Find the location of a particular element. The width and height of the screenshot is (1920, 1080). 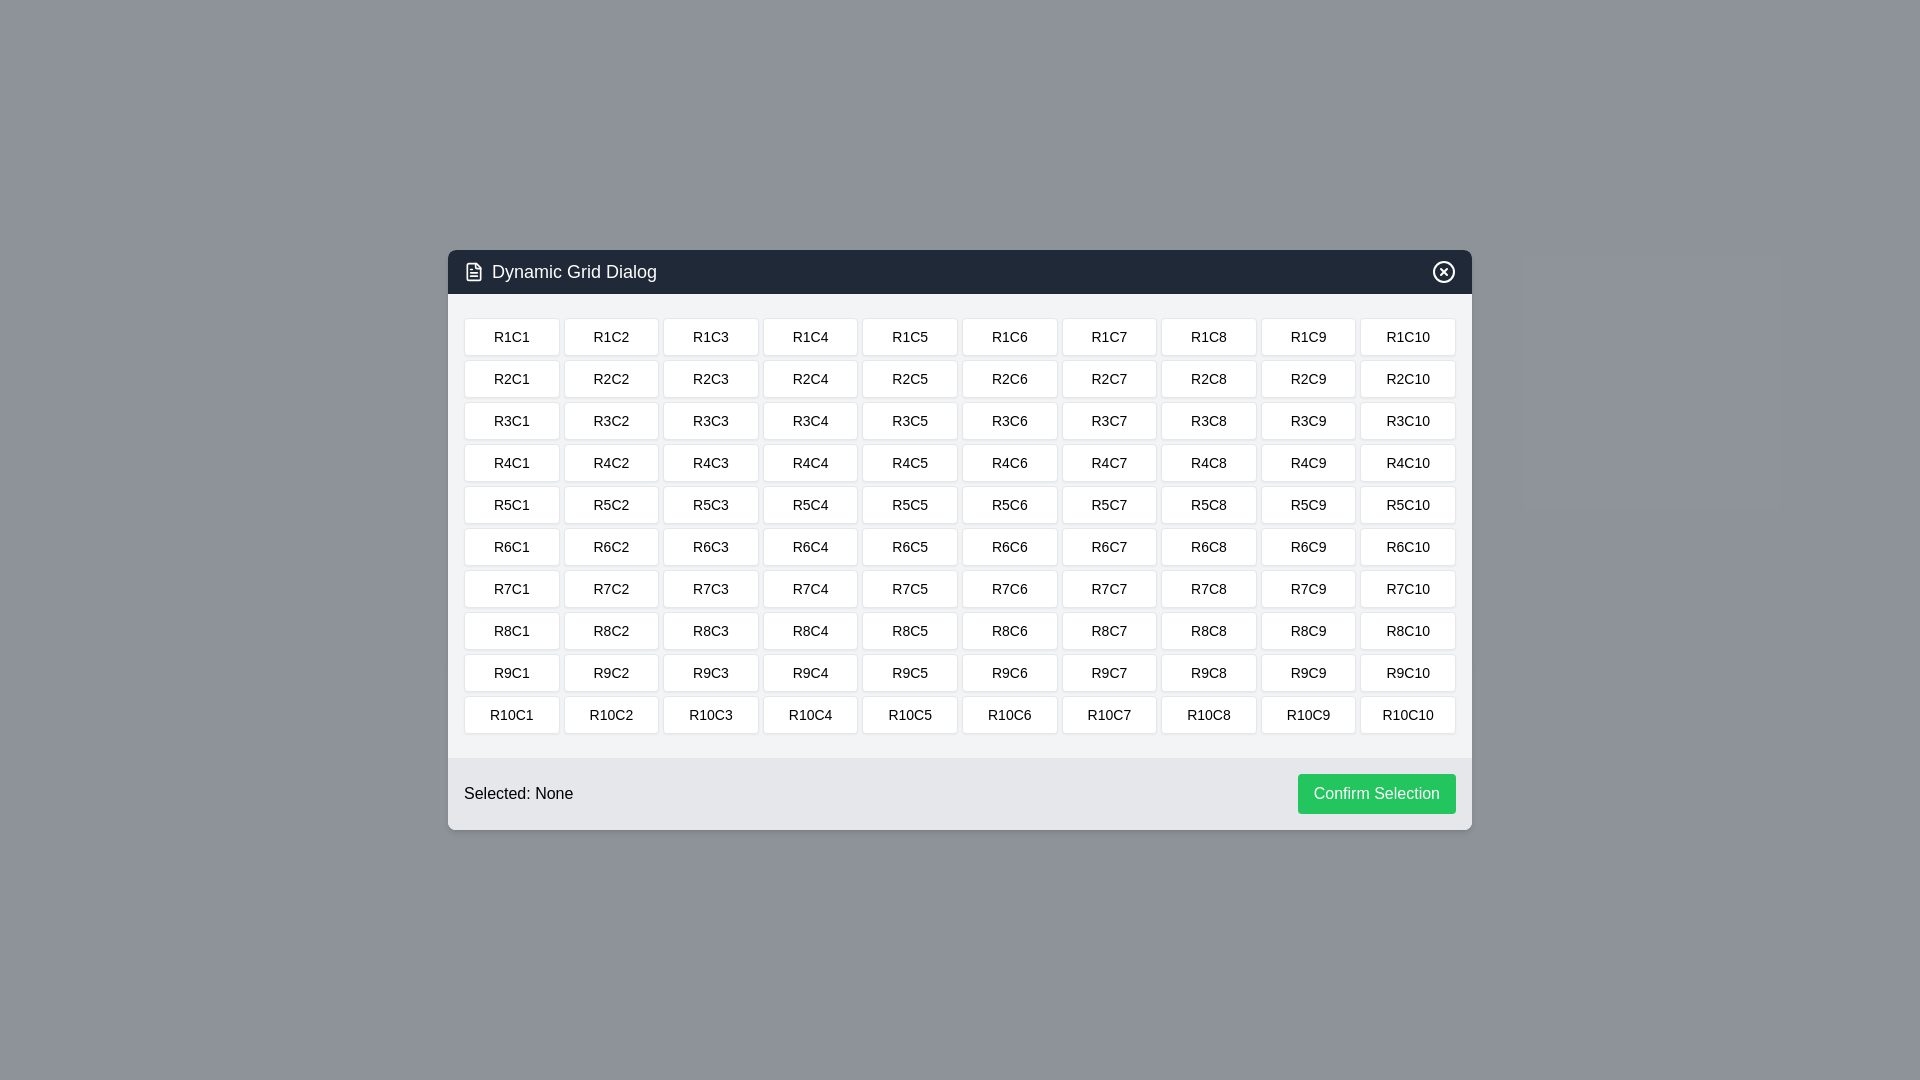

the close button in the top-right corner of the dialog is located at coordinates (1444, 272).